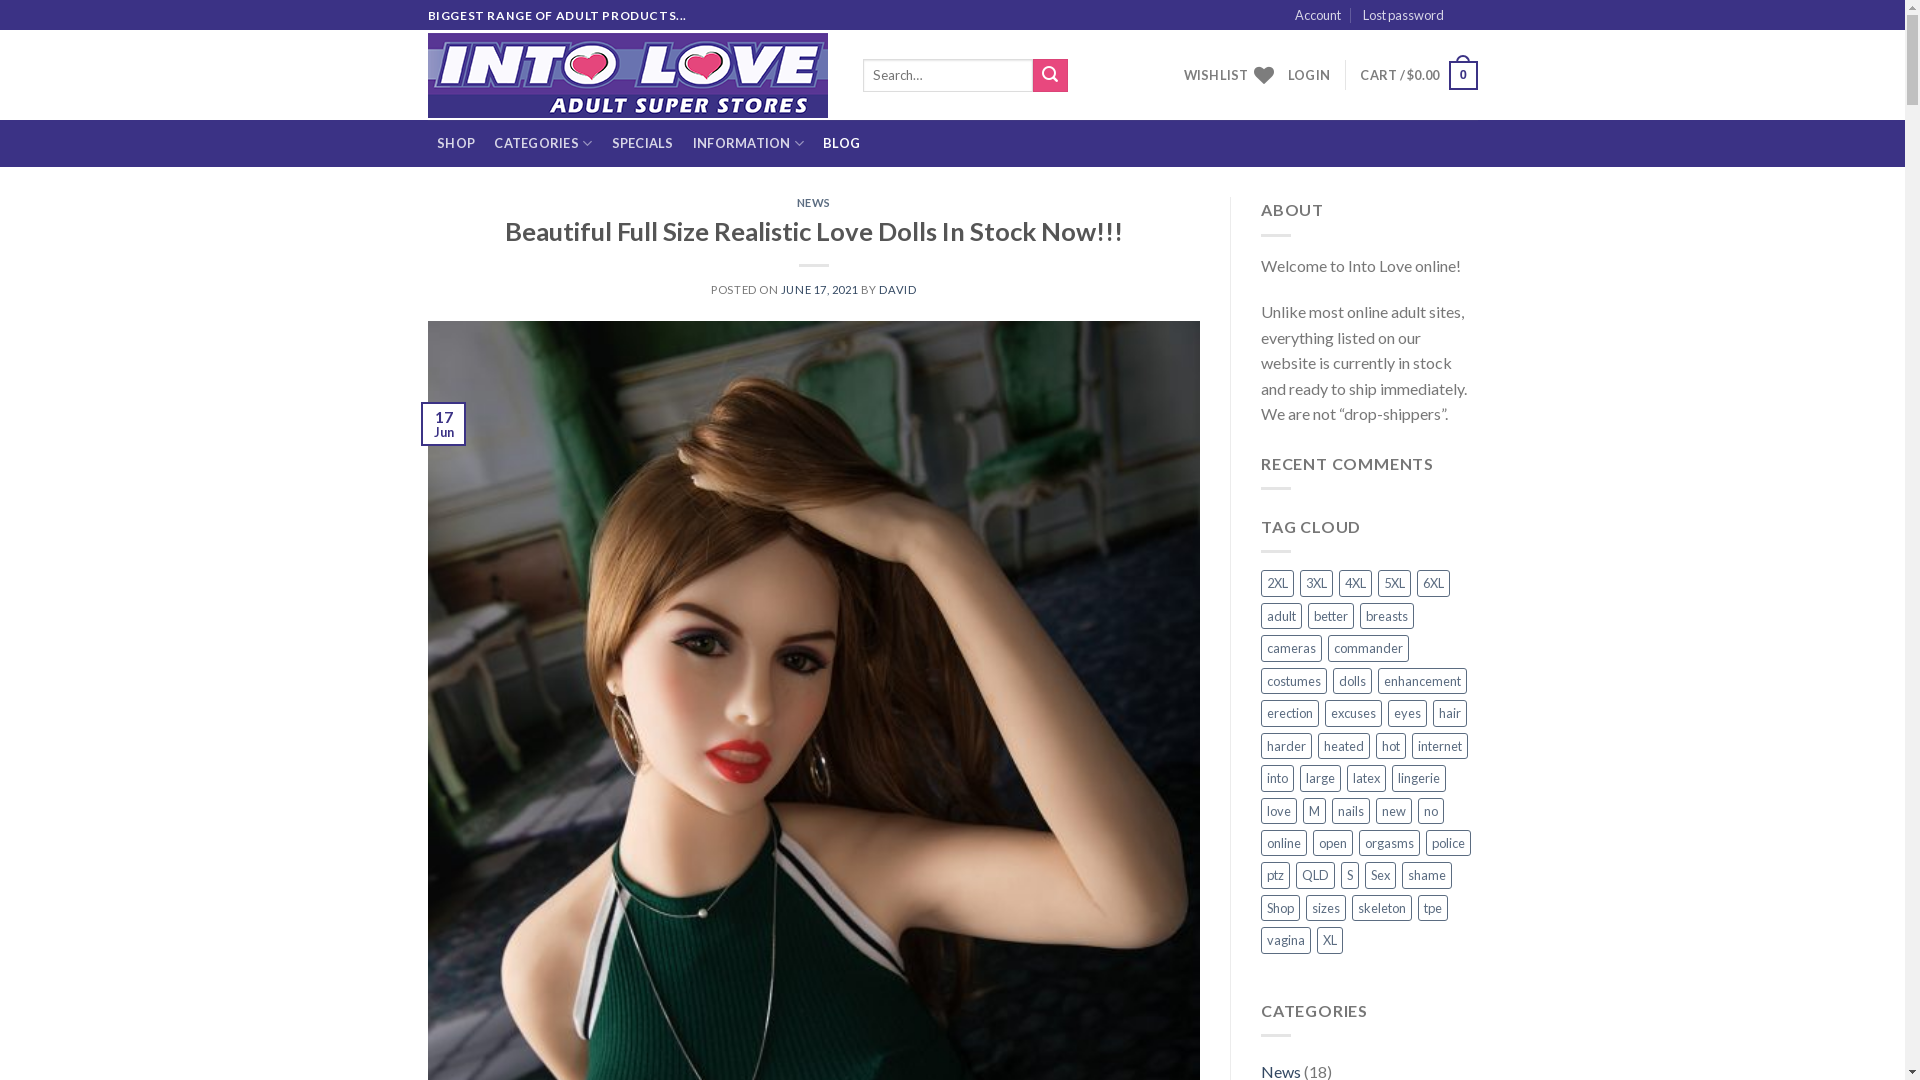 The height and width of the screenshot is (1080, 1920). What do you see at coordinates (1227, 73) in the screenshot?
I see `'WISHLIST'` at bounding box center [1227, 73].